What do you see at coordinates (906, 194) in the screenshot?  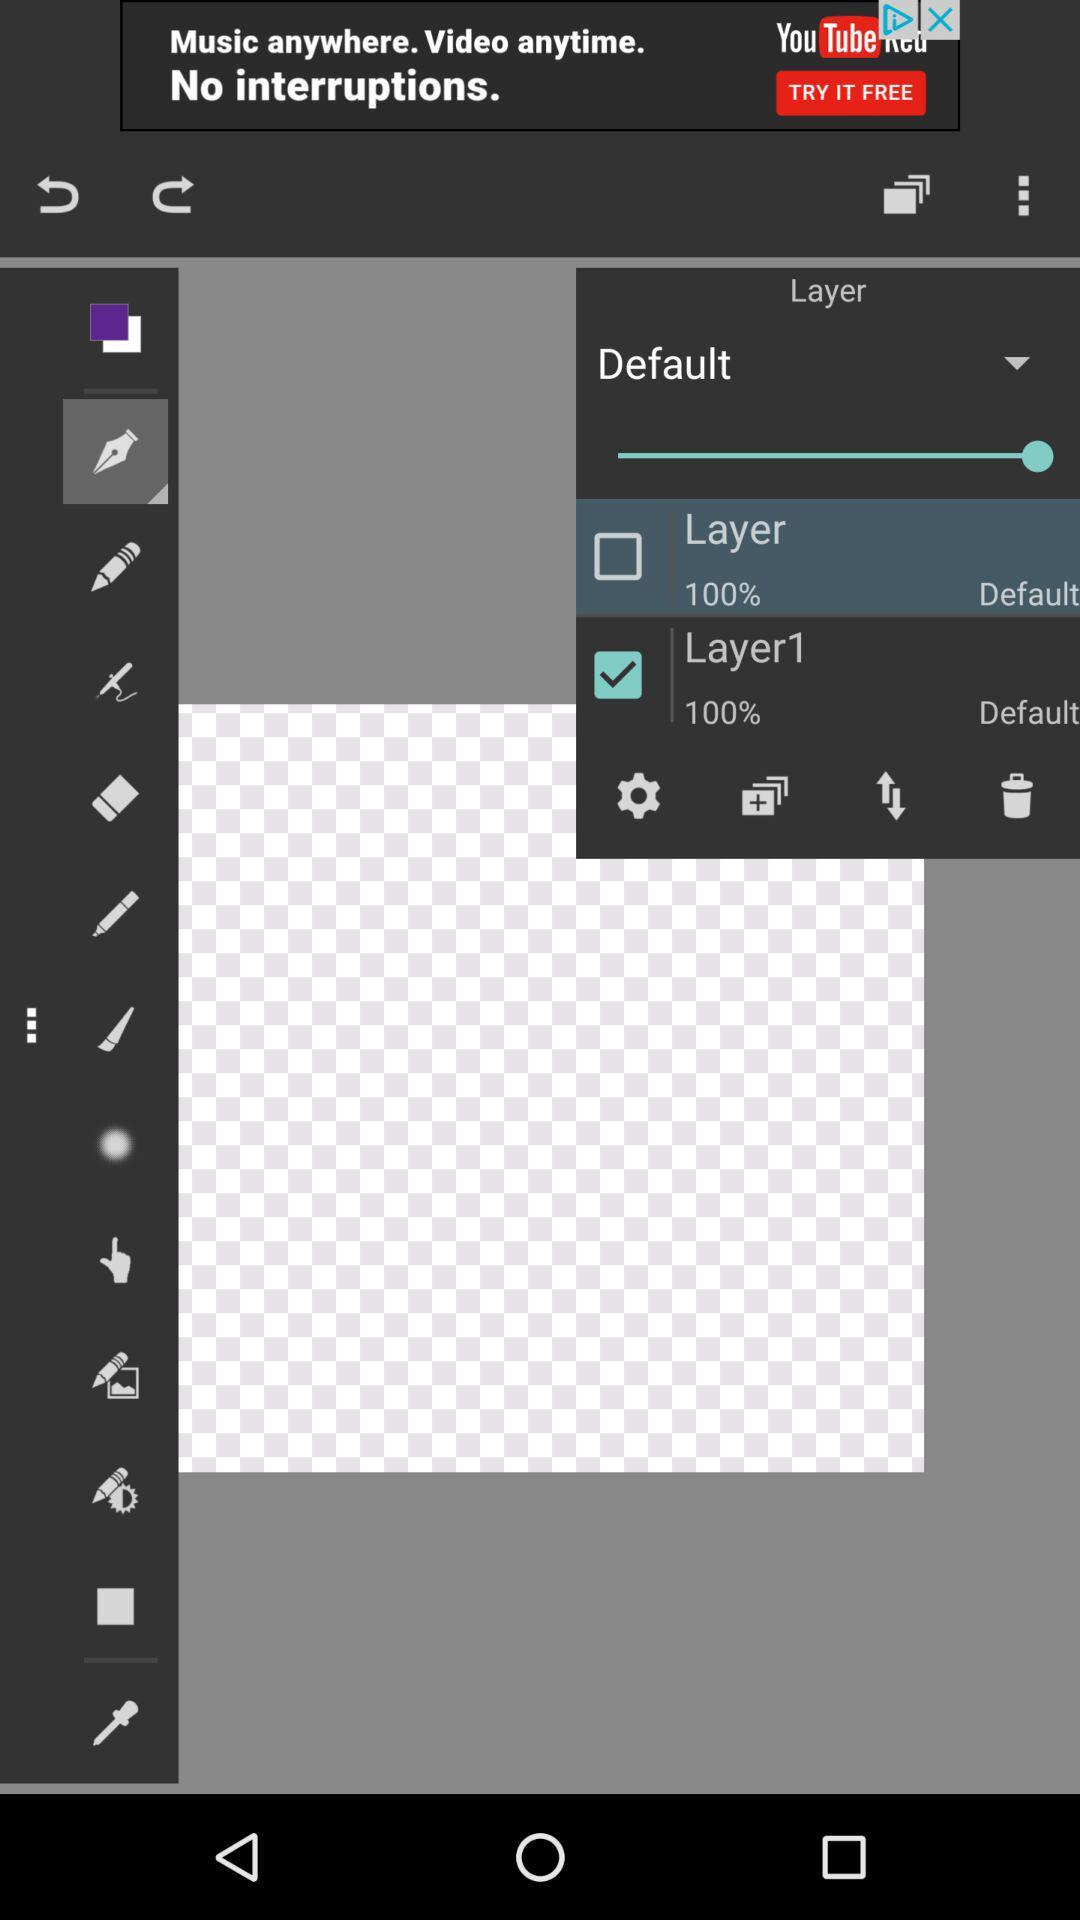 I see `the layers icon` at bounding box center [906, 194].